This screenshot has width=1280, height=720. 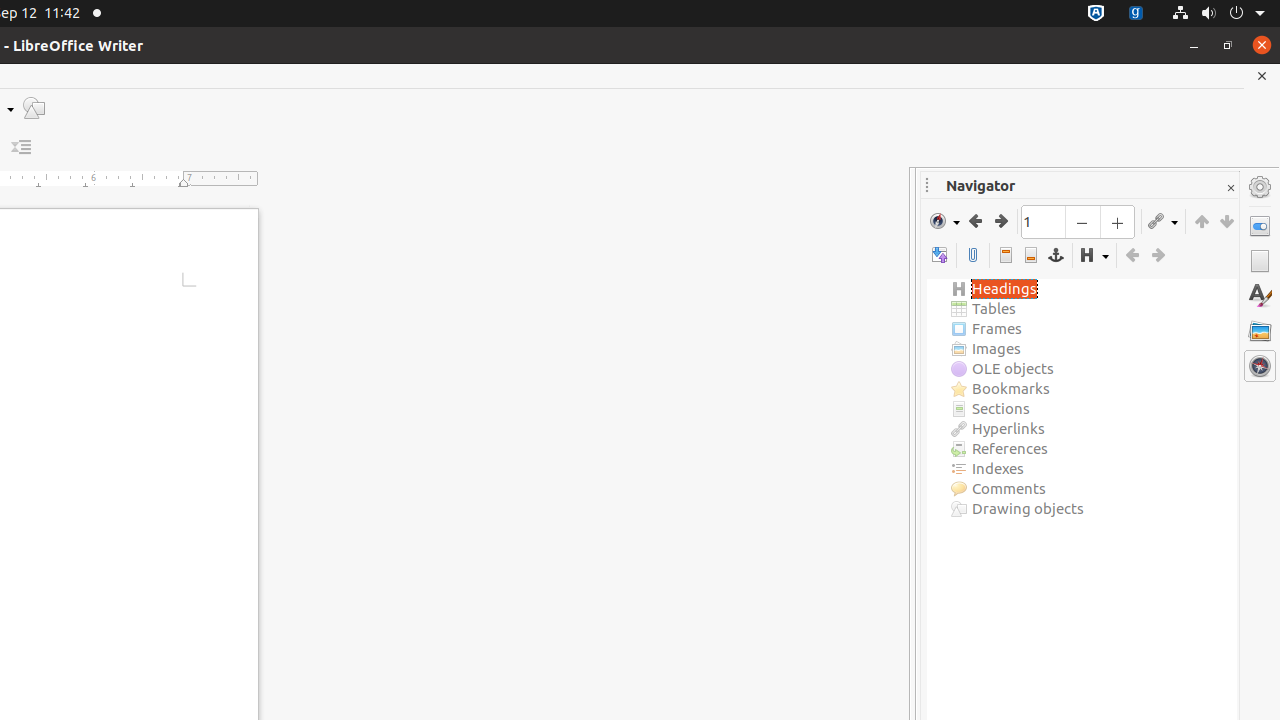 I want to click on 'Content Navigation View', so click(x=938, y=254).